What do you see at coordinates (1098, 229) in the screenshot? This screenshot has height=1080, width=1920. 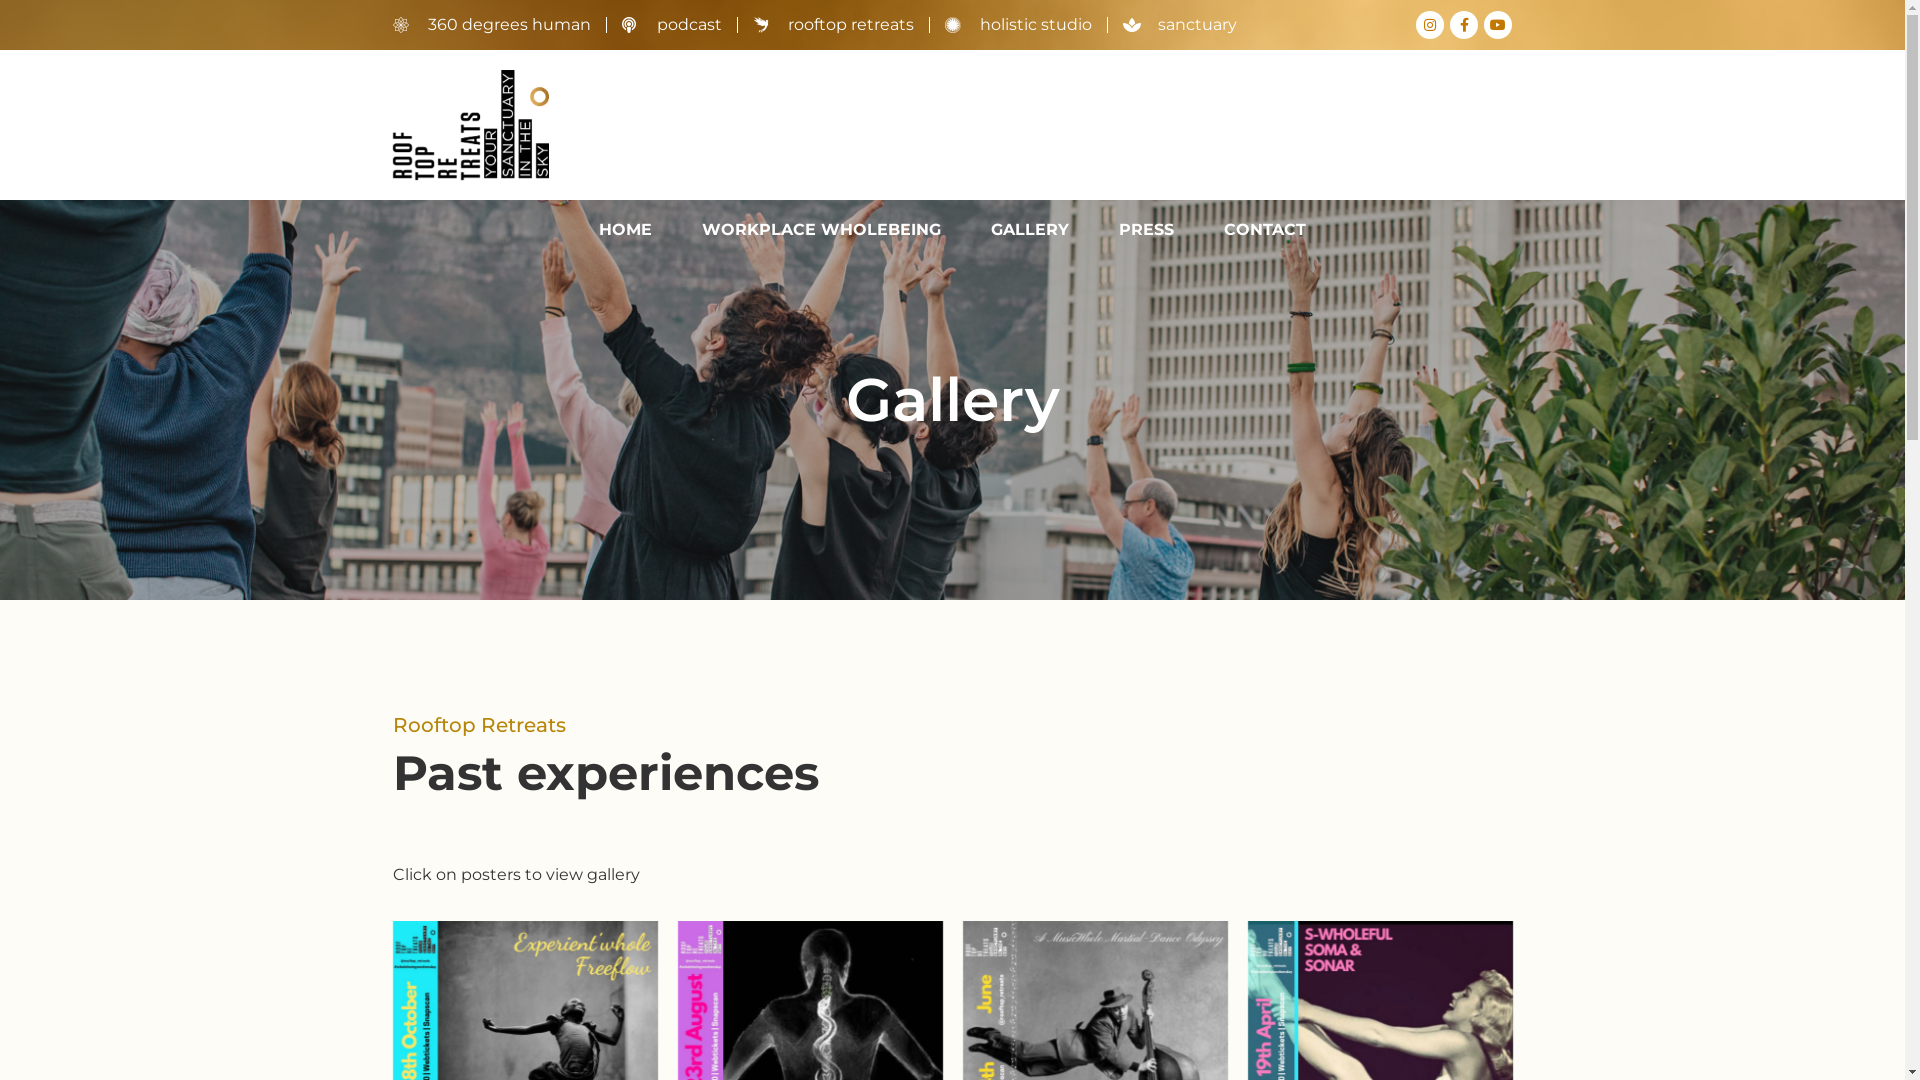 I see `'PRESS'` at bounding box center [1098, 229].